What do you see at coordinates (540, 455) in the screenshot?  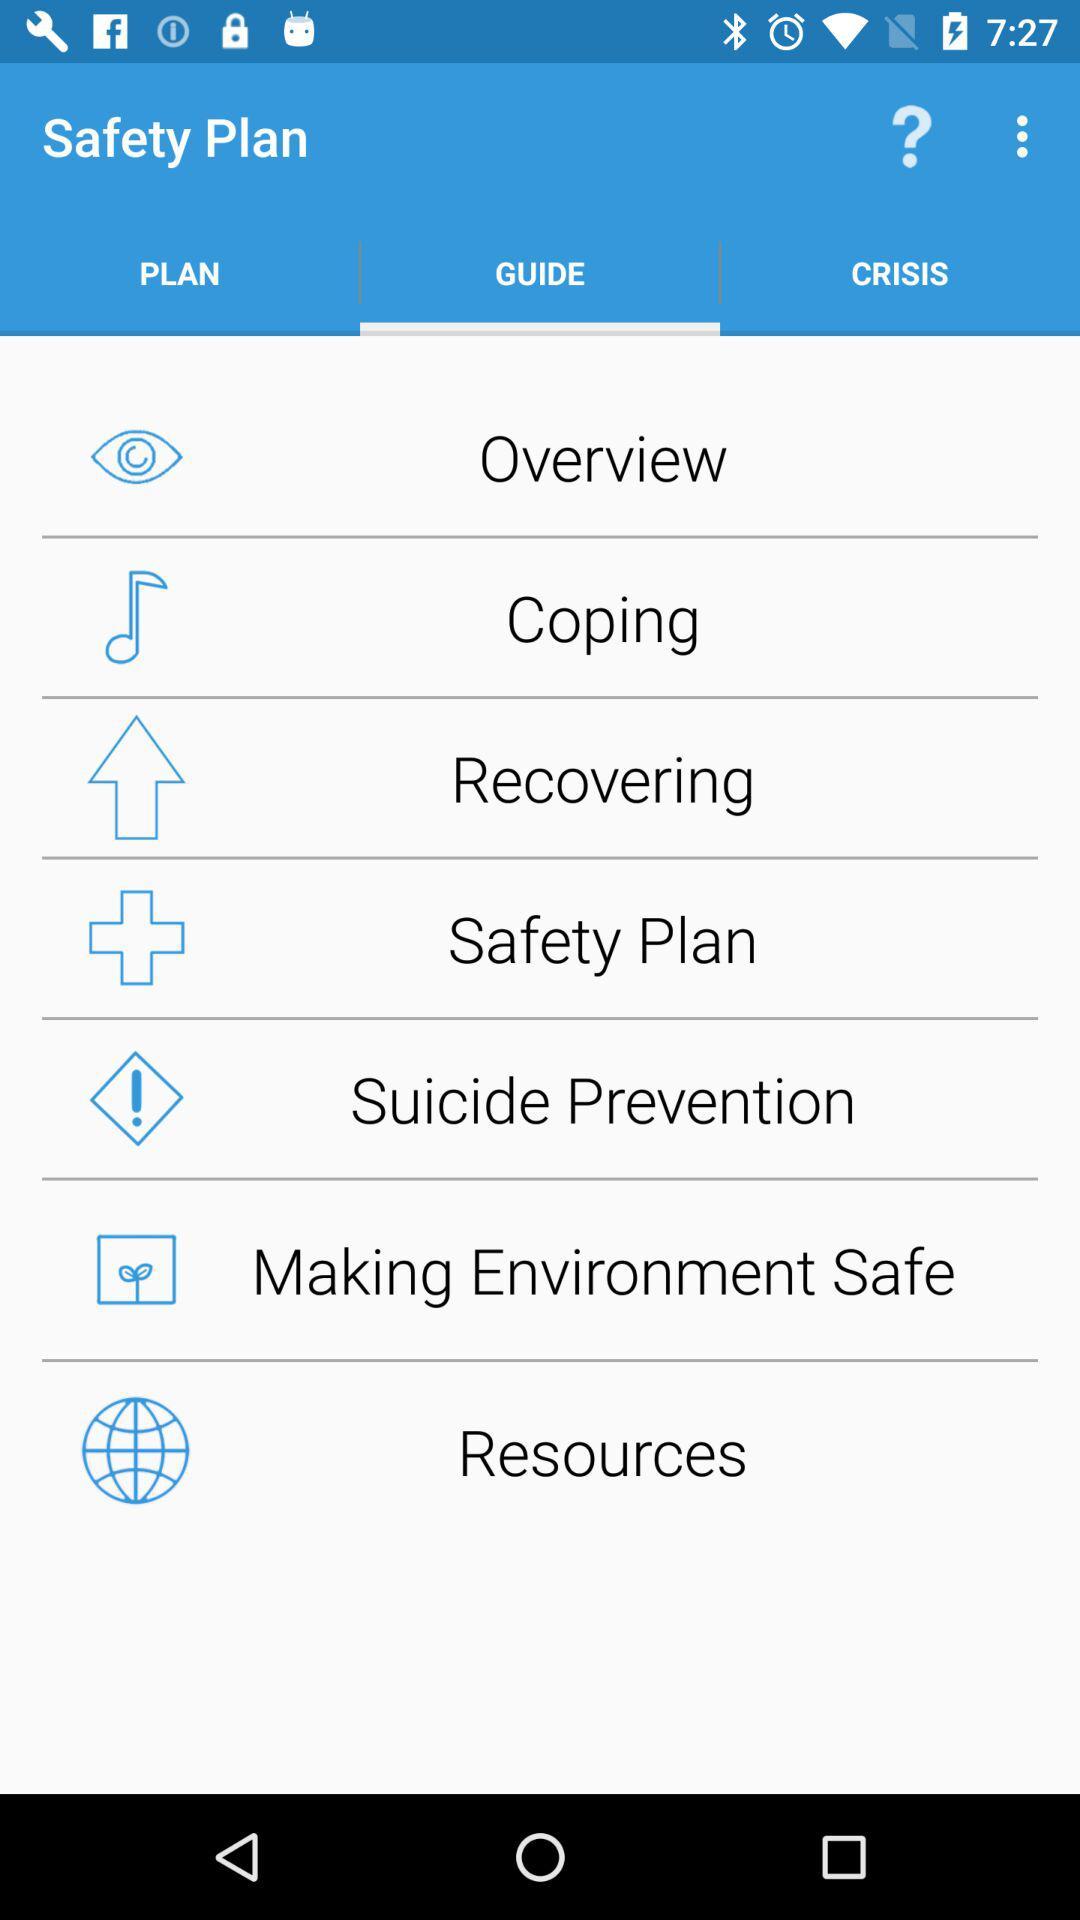 I see `app below plan app` at bounding box center [540, 455].